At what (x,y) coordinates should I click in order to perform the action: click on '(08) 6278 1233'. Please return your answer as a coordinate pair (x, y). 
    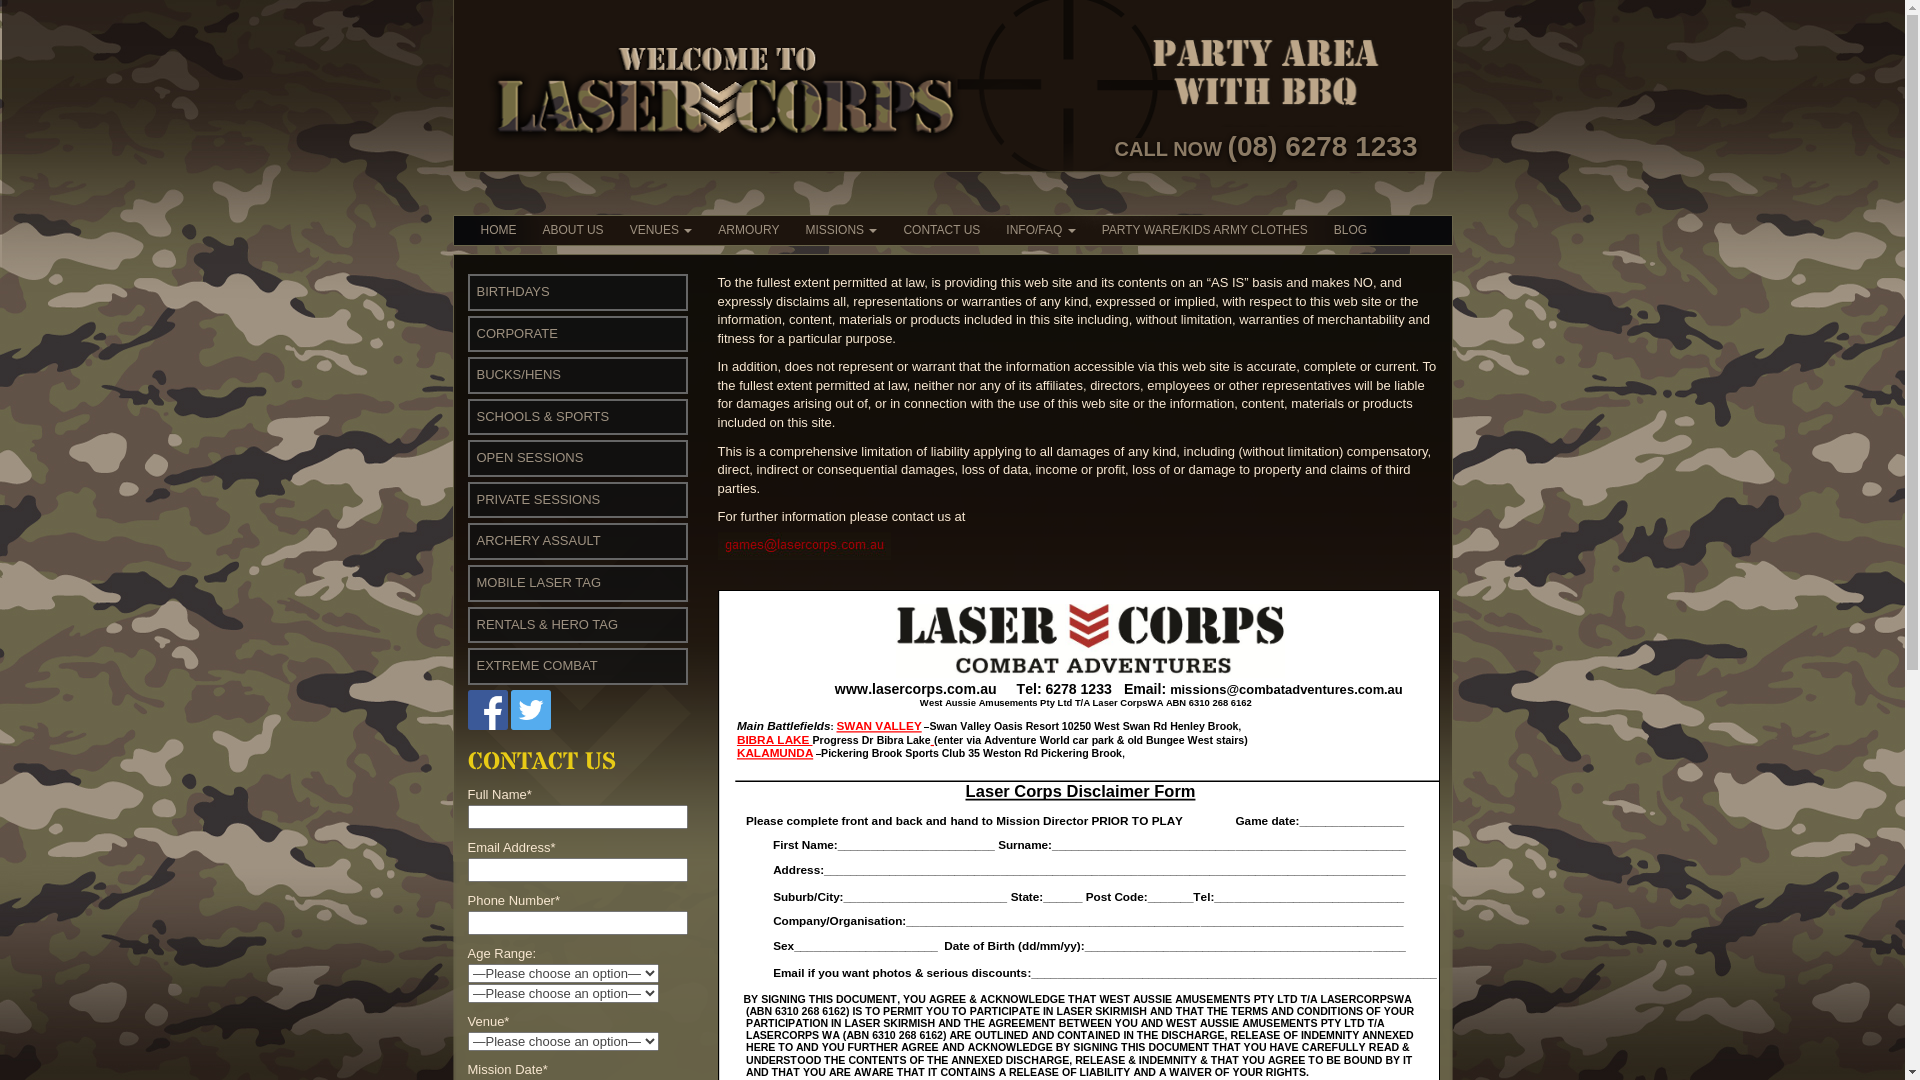
    Looking at the image, I should click on (1323, 145).